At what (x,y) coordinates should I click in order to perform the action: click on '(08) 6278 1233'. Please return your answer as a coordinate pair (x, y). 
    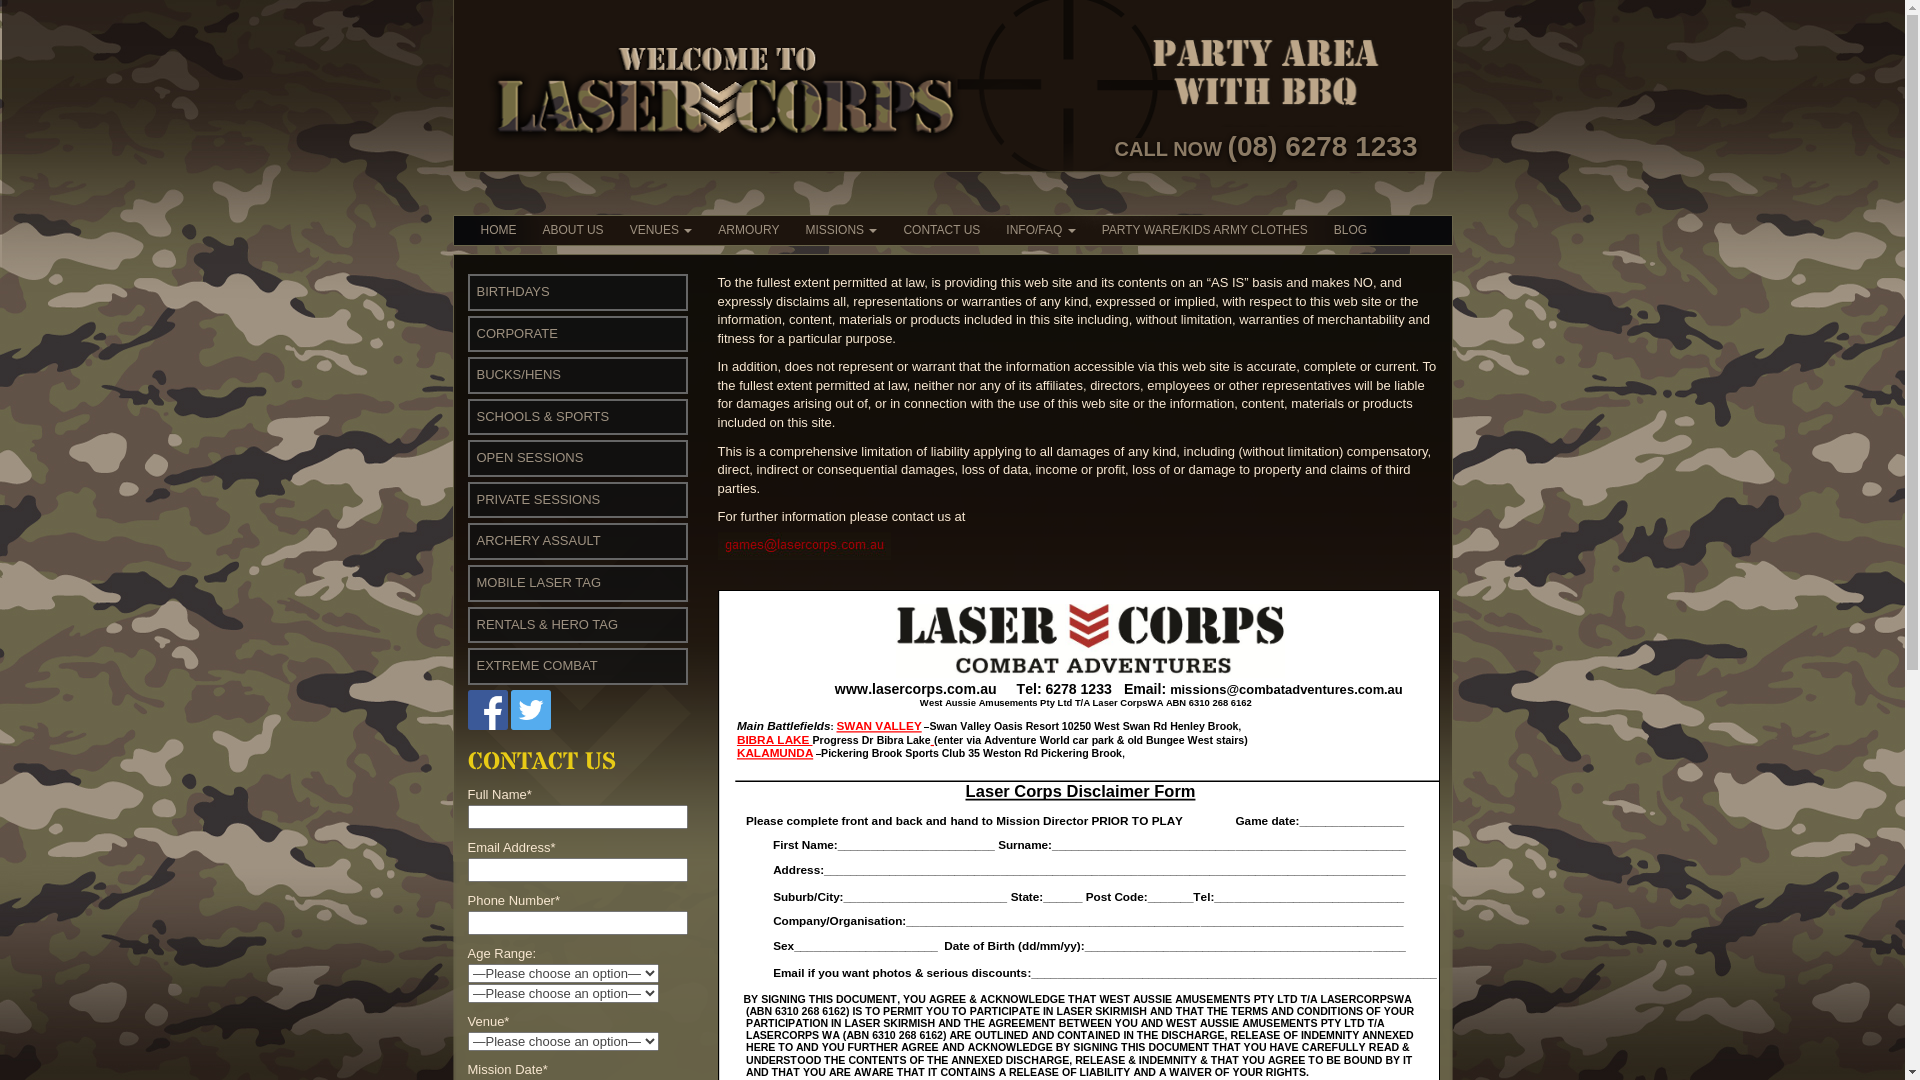
    Looking at the image, I should click on (1323, 145).